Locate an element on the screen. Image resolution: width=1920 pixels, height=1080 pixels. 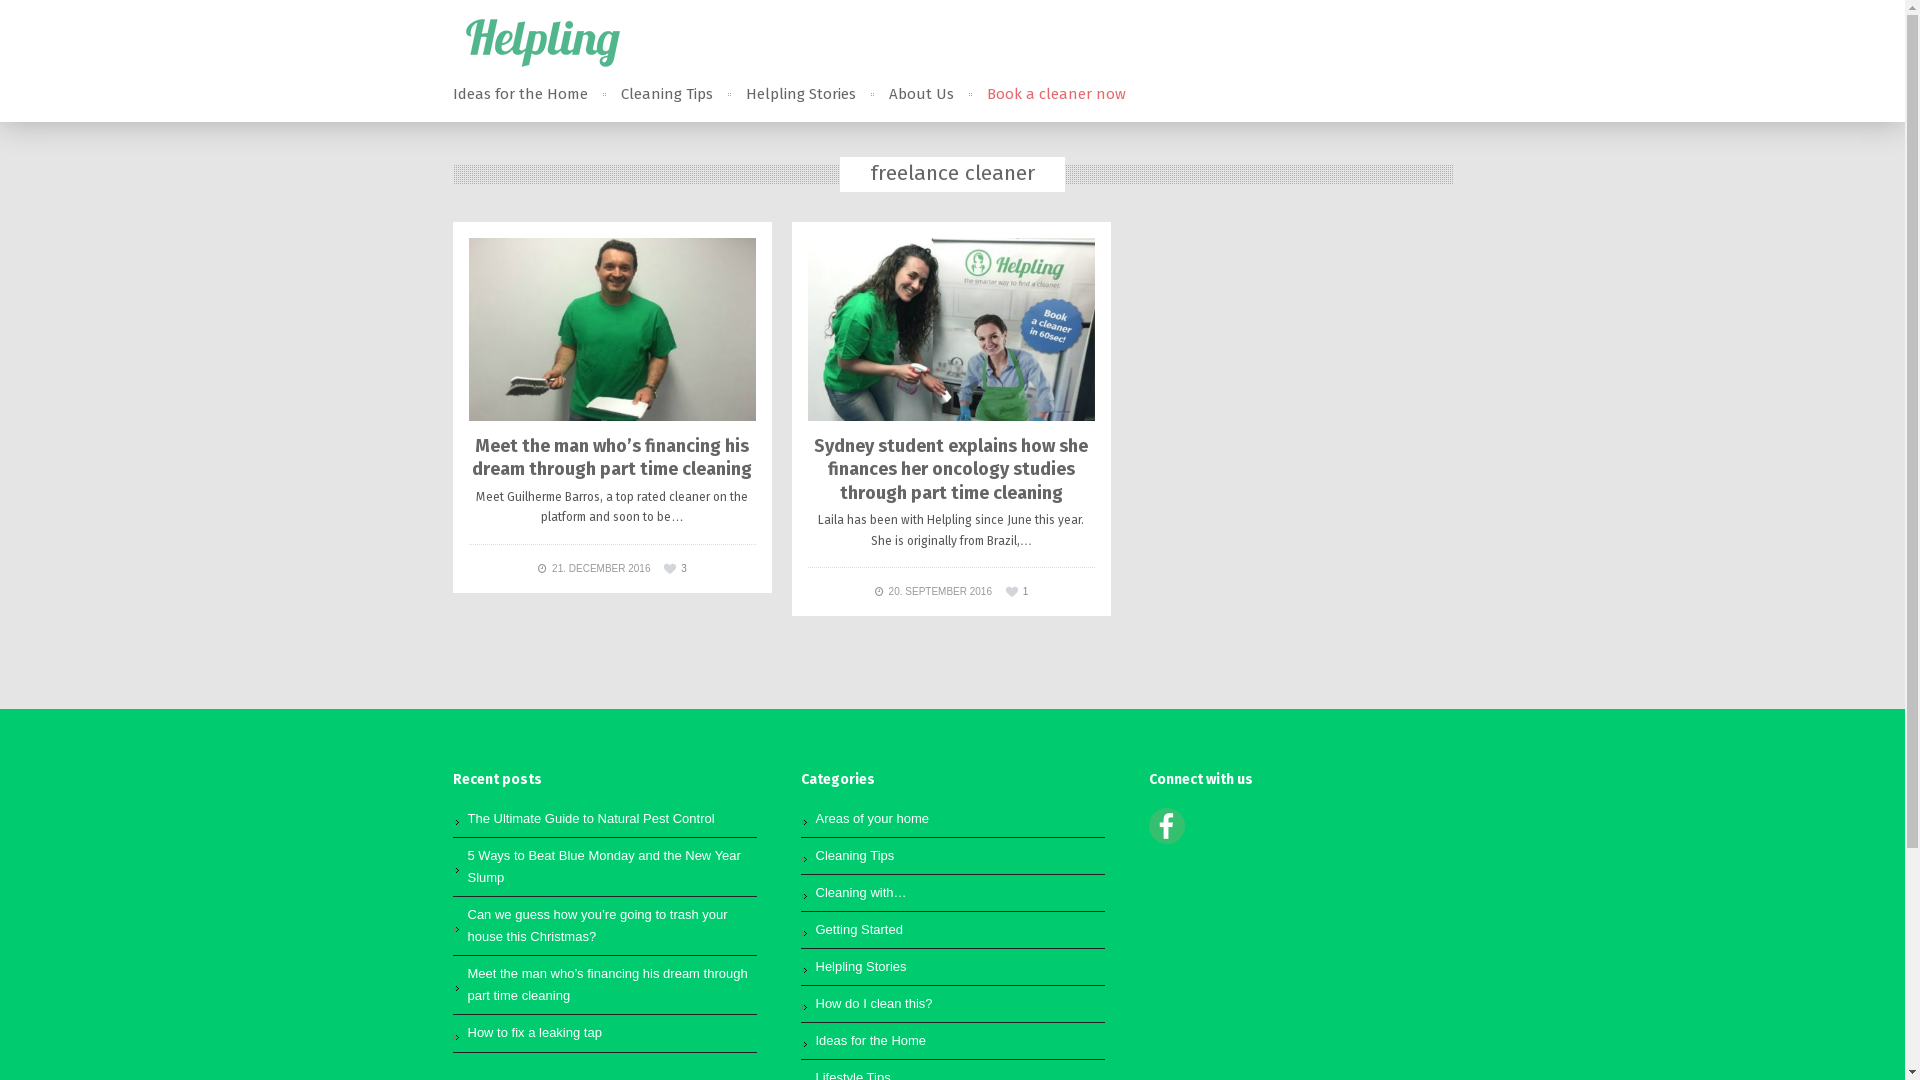
'Ideas for the Home' is located at coordinates (519, 94).